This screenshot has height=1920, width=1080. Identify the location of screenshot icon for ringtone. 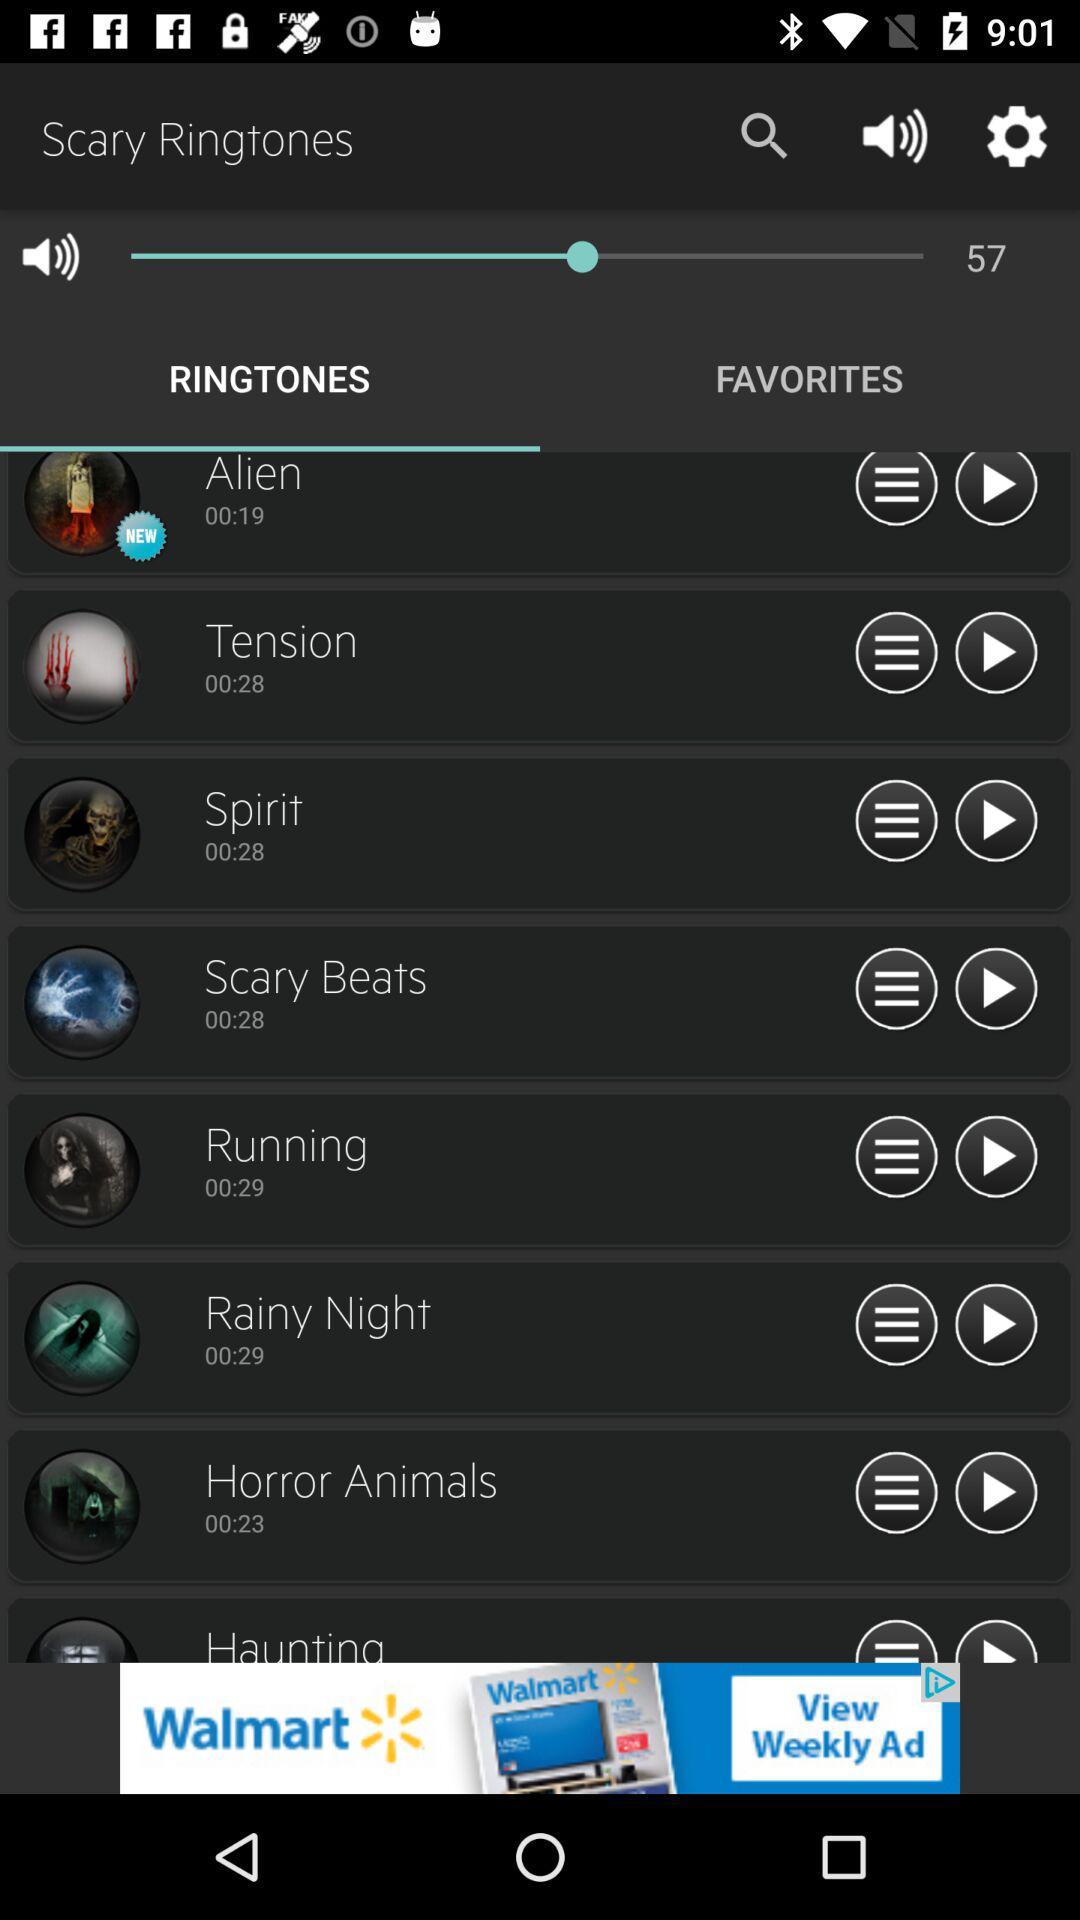
(80, 1003).